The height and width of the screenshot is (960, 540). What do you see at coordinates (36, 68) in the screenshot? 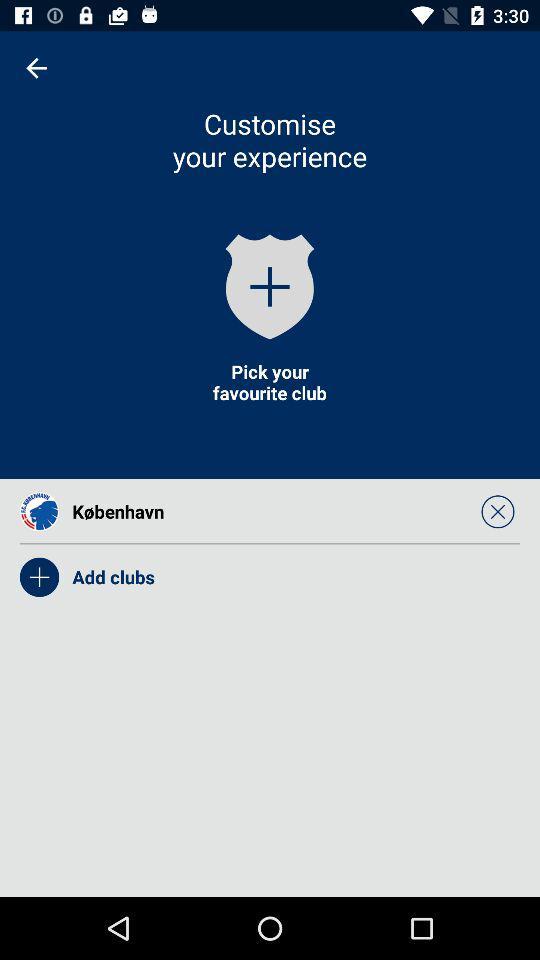
I see `previous` at bounding box center [36, 68].